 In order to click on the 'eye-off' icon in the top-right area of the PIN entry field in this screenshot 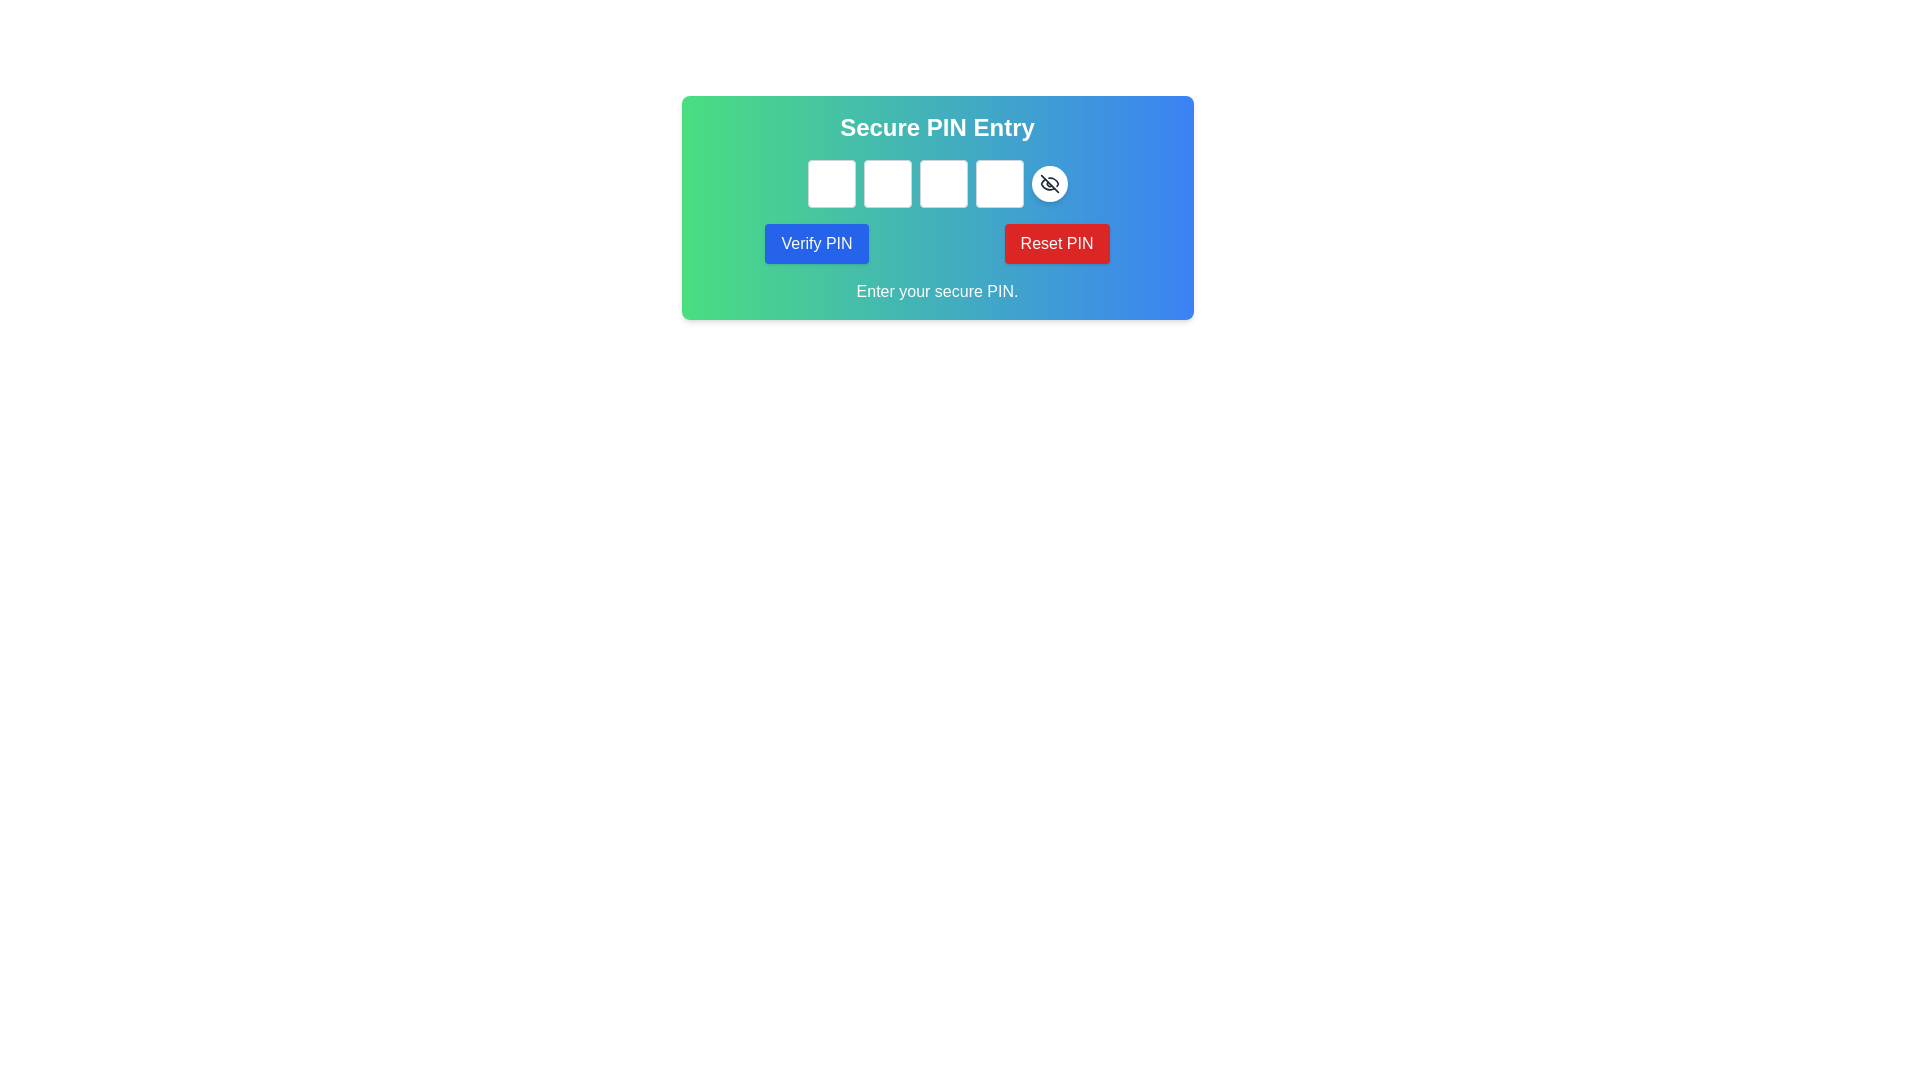, I will do `click(1048, 184)`.